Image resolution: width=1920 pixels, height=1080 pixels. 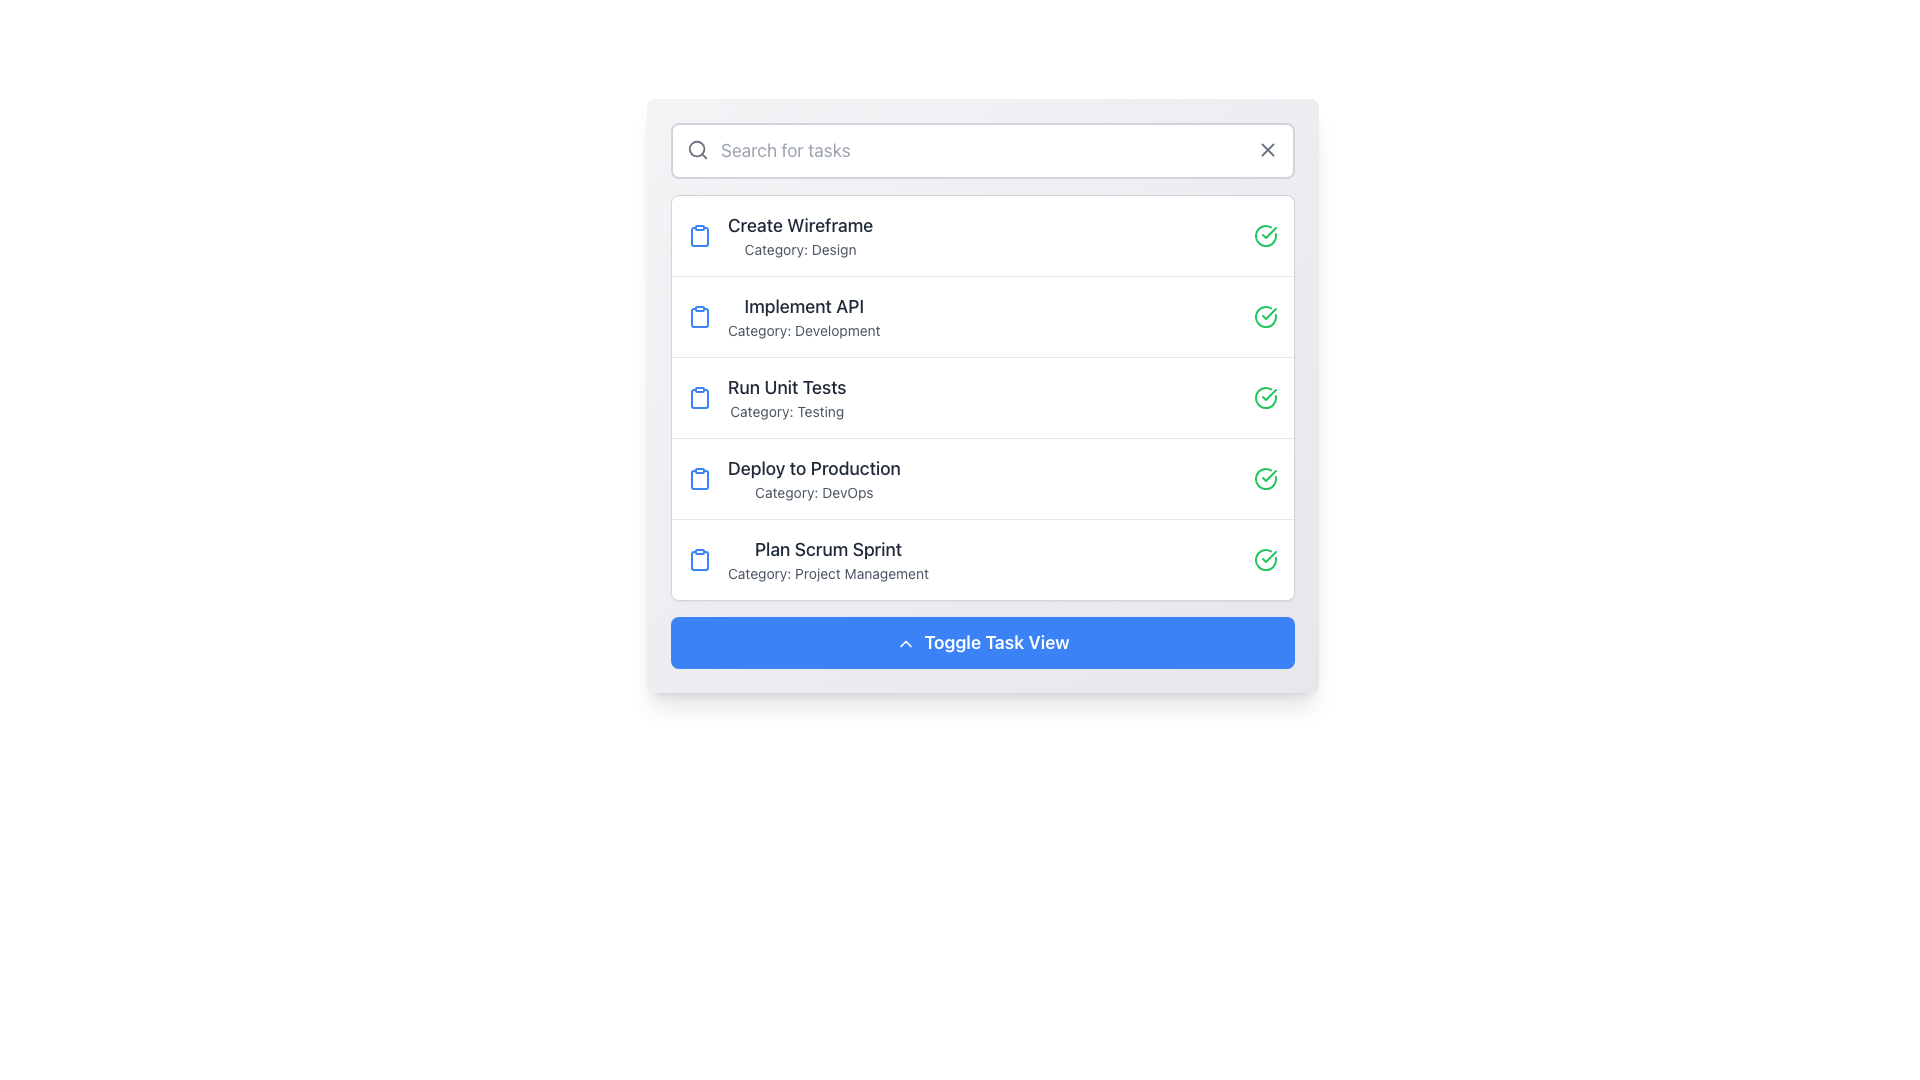 I want to click on the clear button located at the top-right corner of the search bar, so click(x=1266, y=149).